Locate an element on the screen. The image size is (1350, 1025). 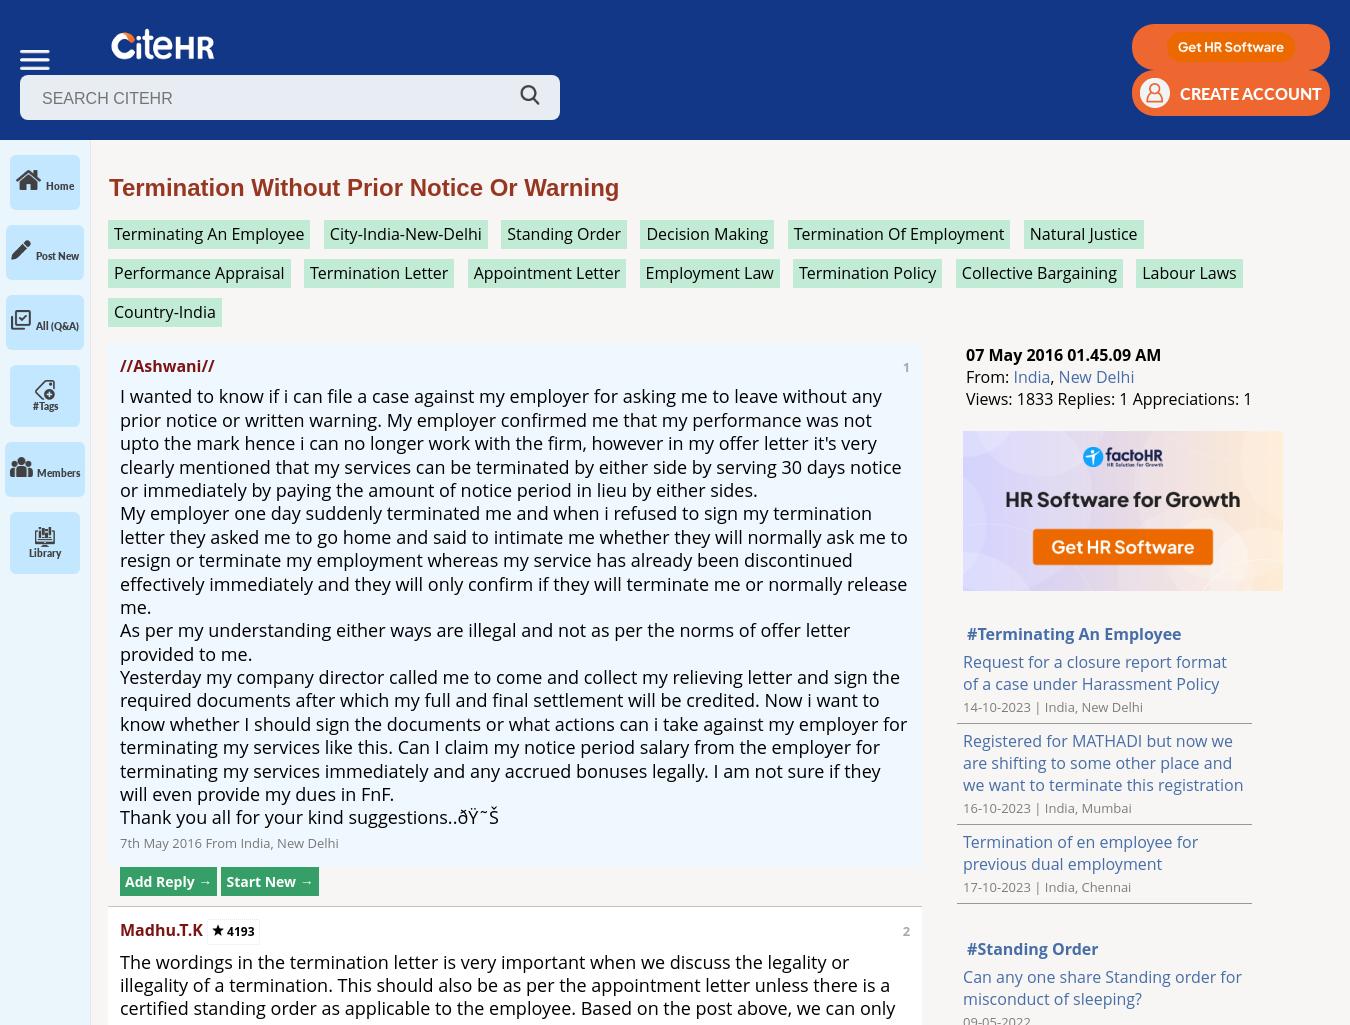
'7th May 2016' is located at coordinates (161, 842).